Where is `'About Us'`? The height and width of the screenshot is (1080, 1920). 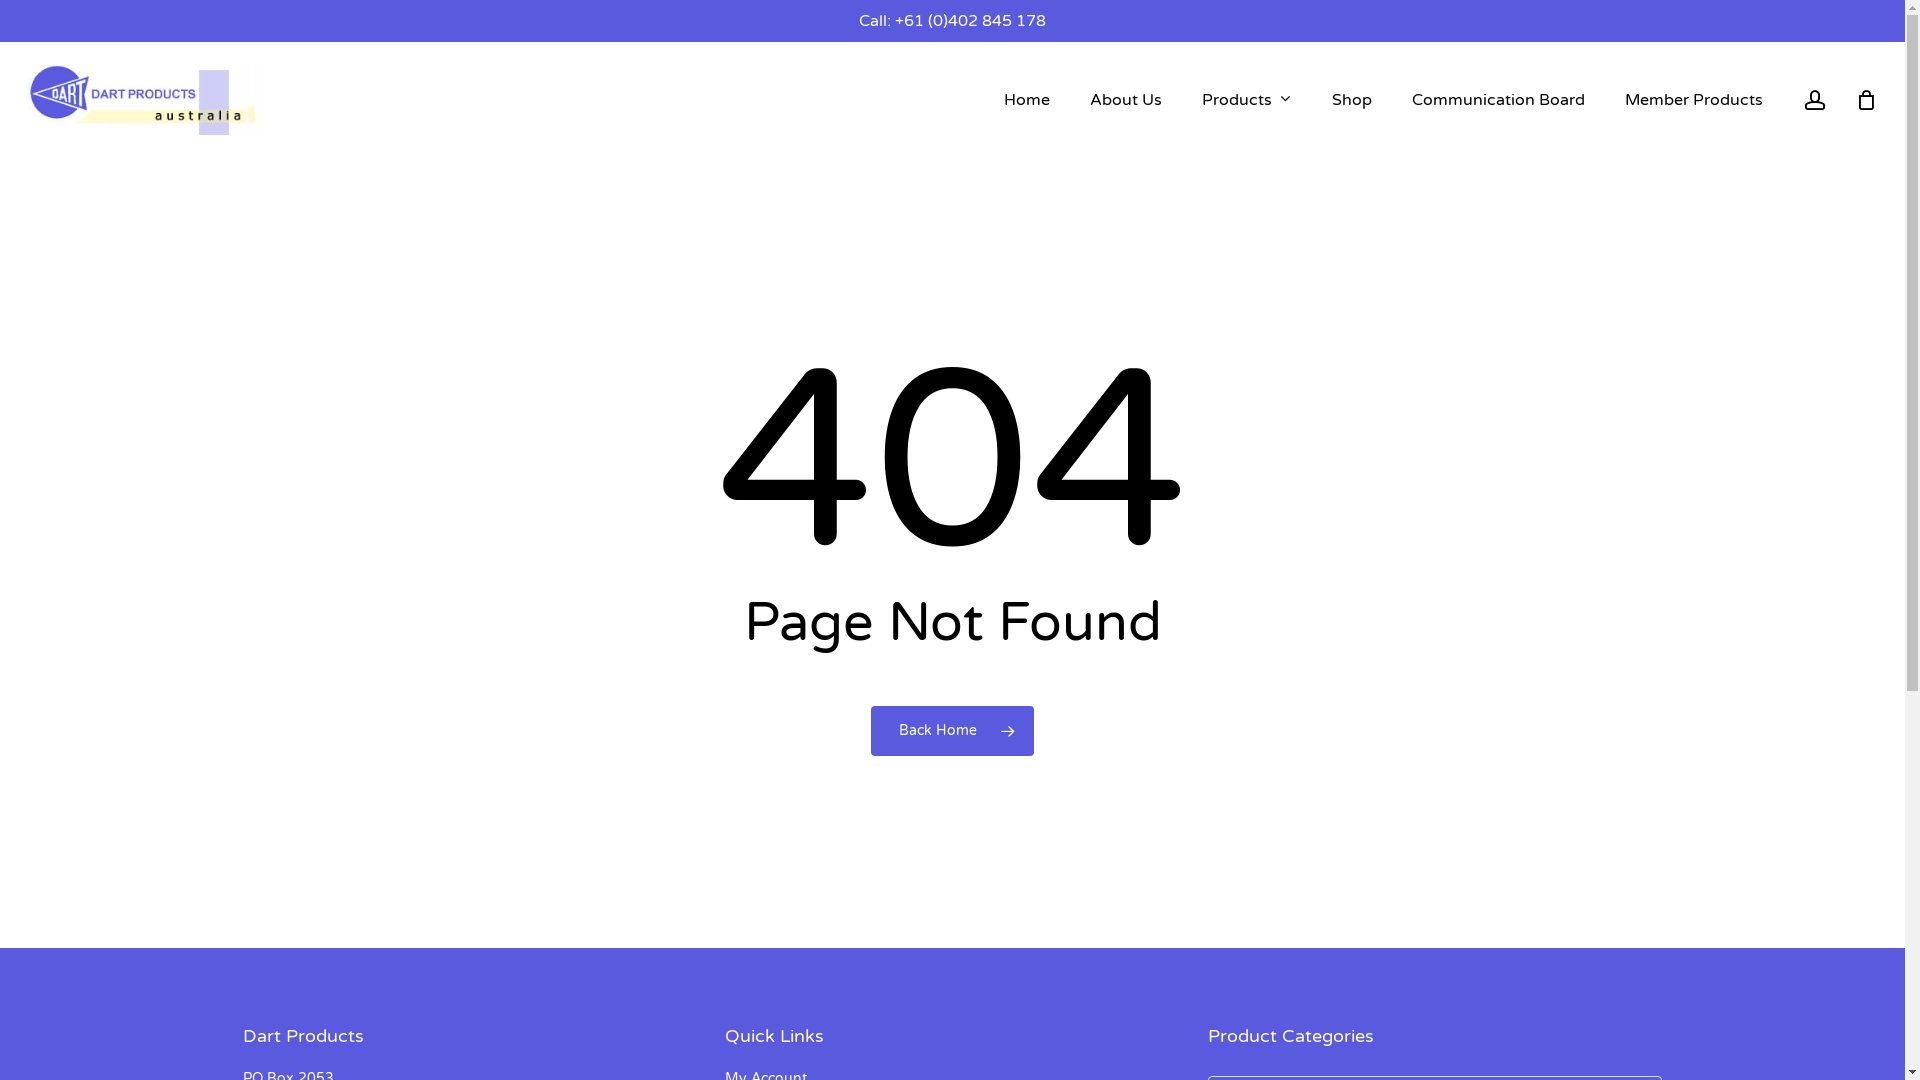 'About Us' is located at coordinates (1126, 100).